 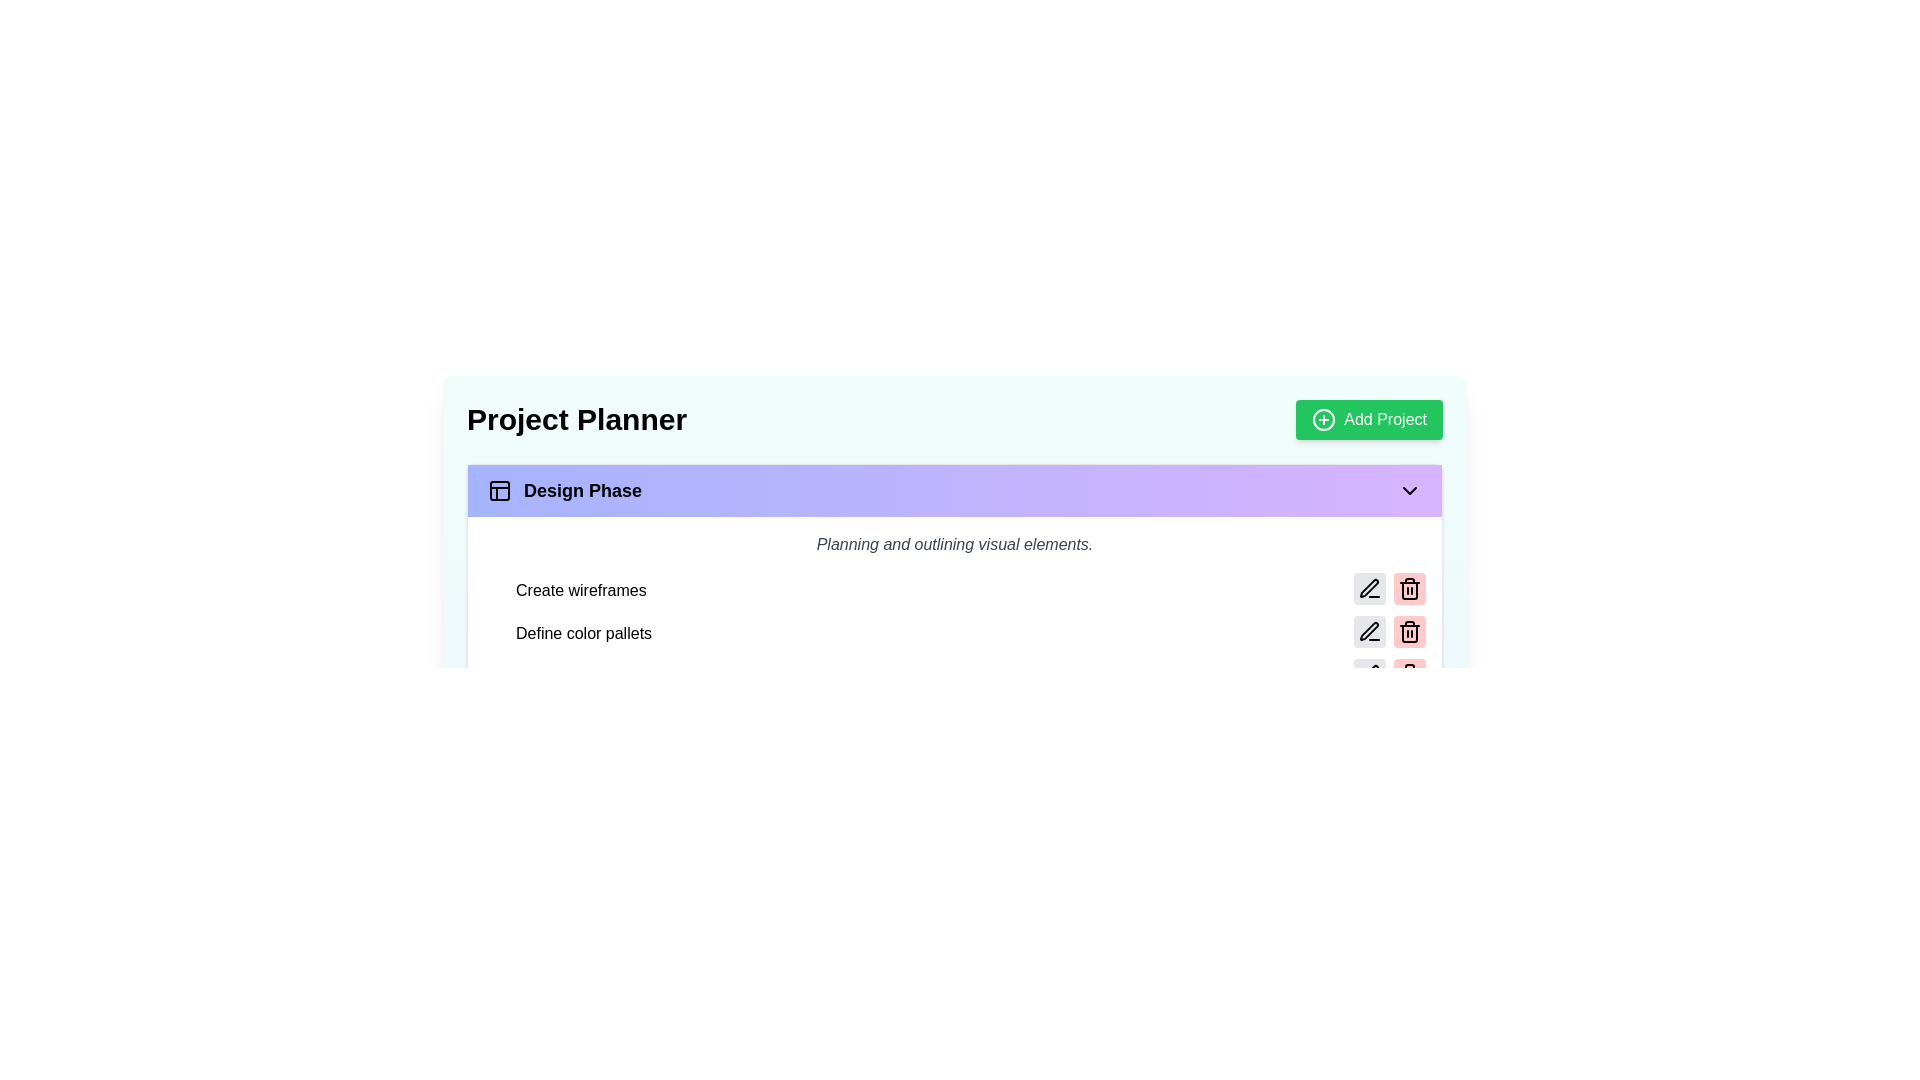 What do you see at coordinates (1409, 588) in the screenshot?
I see `the trash bin icon button located in the bottom right corner of the 'Design Phase' section` at bounding box center [1409, 588].